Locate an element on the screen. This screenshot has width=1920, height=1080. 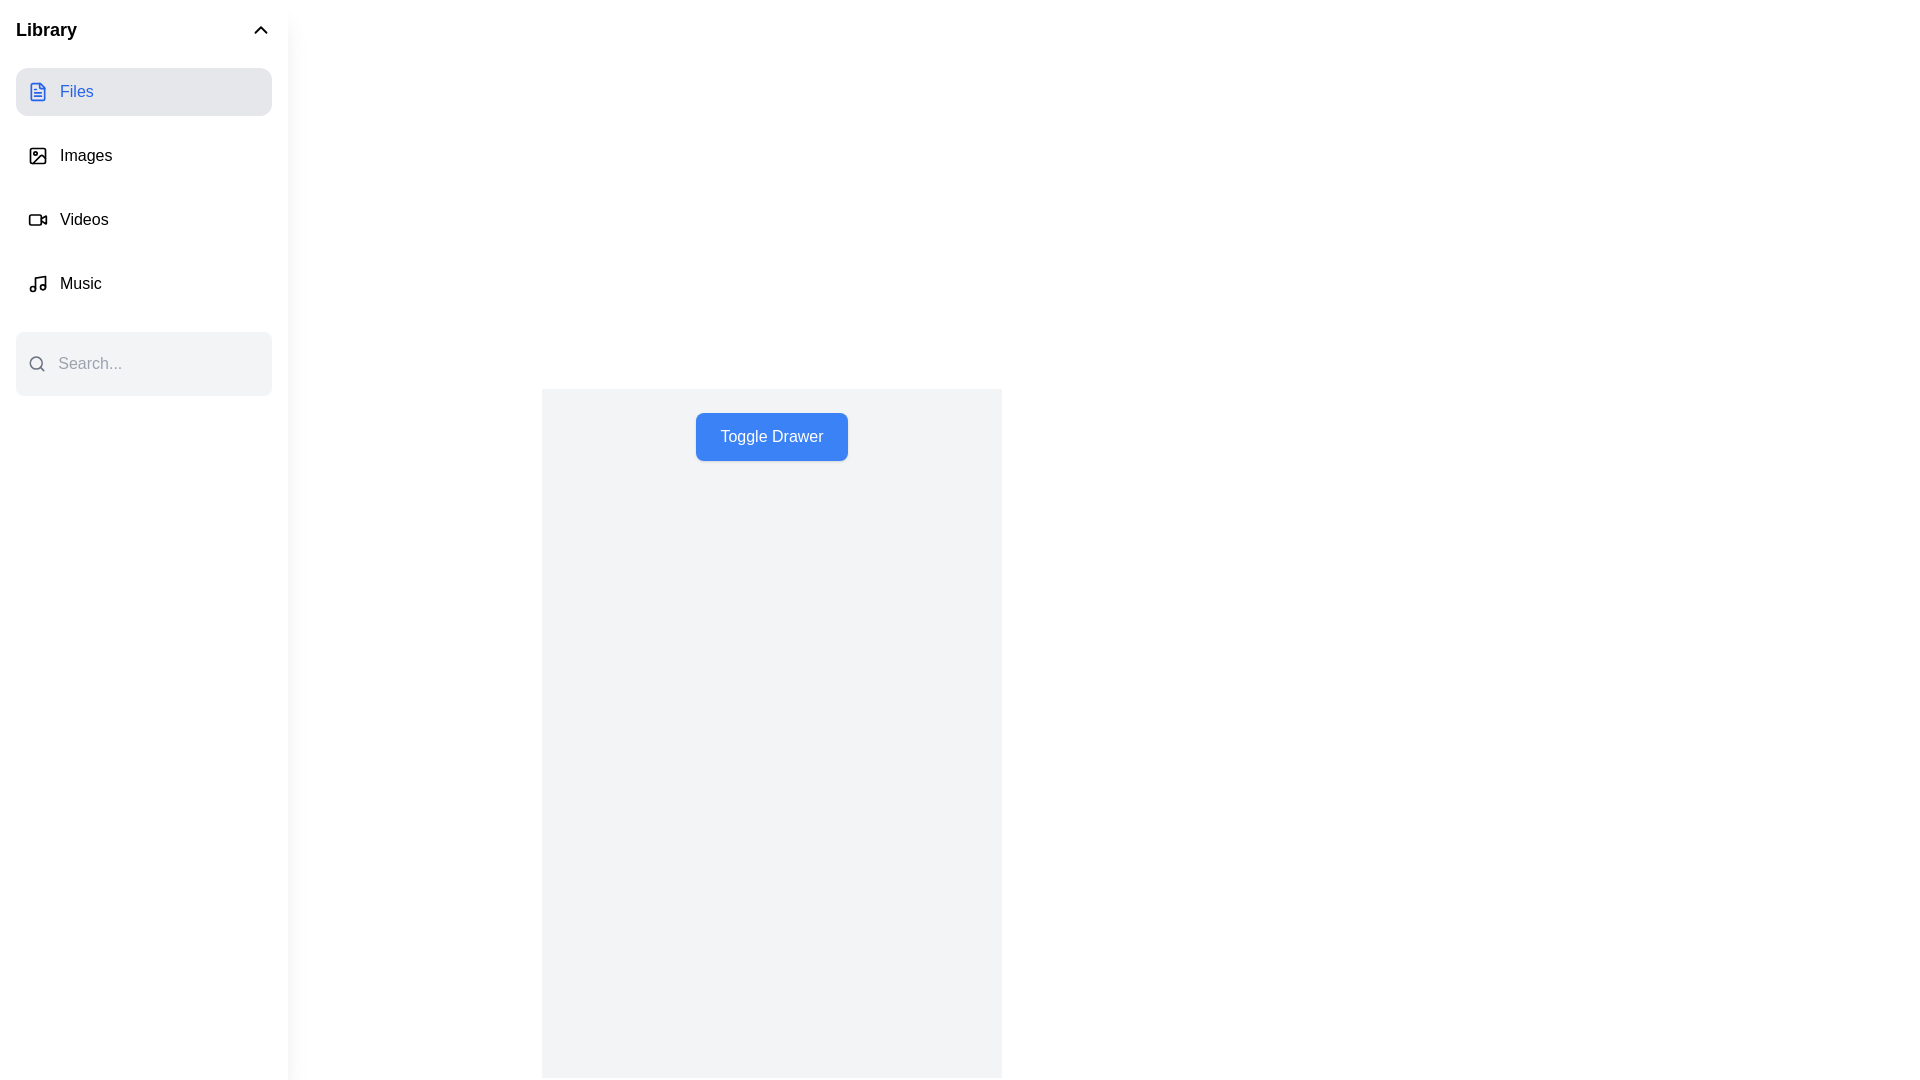
the 'Music' menu icon, which is located just above the search bar in the sidebar menu is located at coordinates (38, 284).